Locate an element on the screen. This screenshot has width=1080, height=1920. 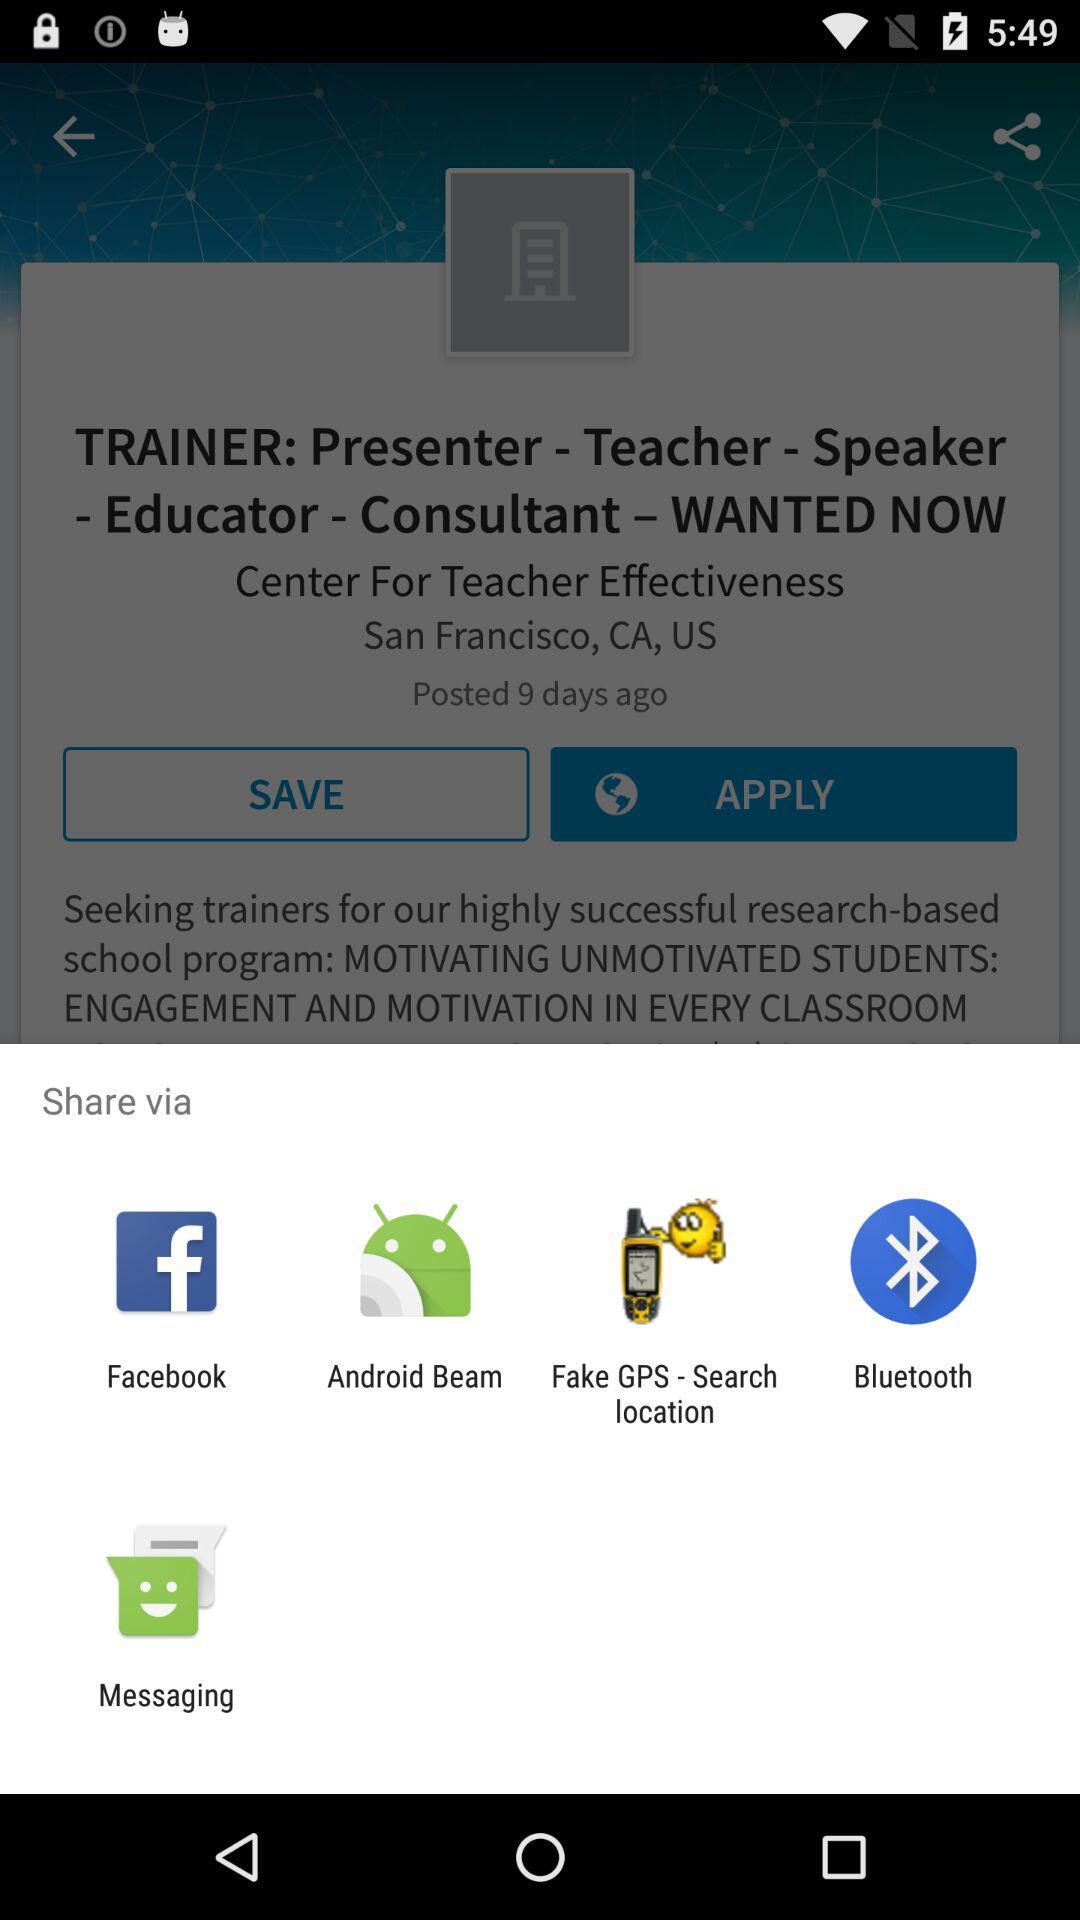
item at the bottom right corner is located at coordinates (913, 1392).